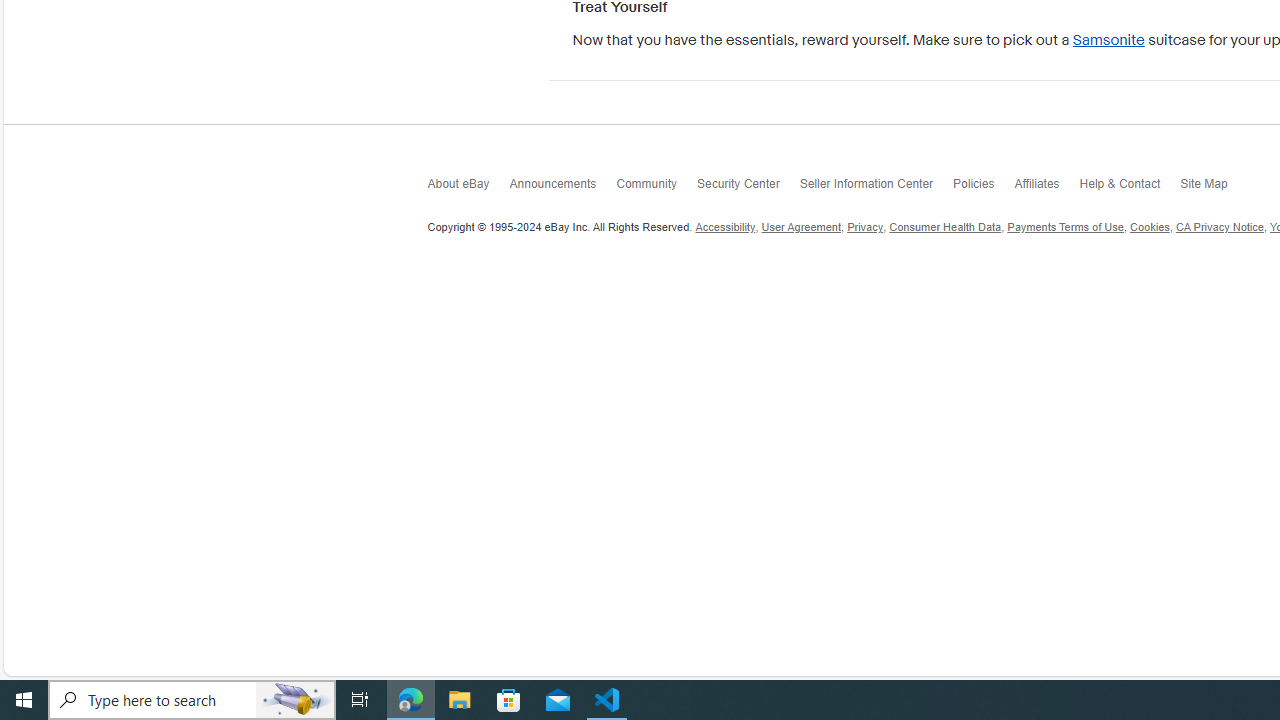  Describe the element at coordinates (1108, 40) in the screenshot. I see `'Samsonite'` at that location.